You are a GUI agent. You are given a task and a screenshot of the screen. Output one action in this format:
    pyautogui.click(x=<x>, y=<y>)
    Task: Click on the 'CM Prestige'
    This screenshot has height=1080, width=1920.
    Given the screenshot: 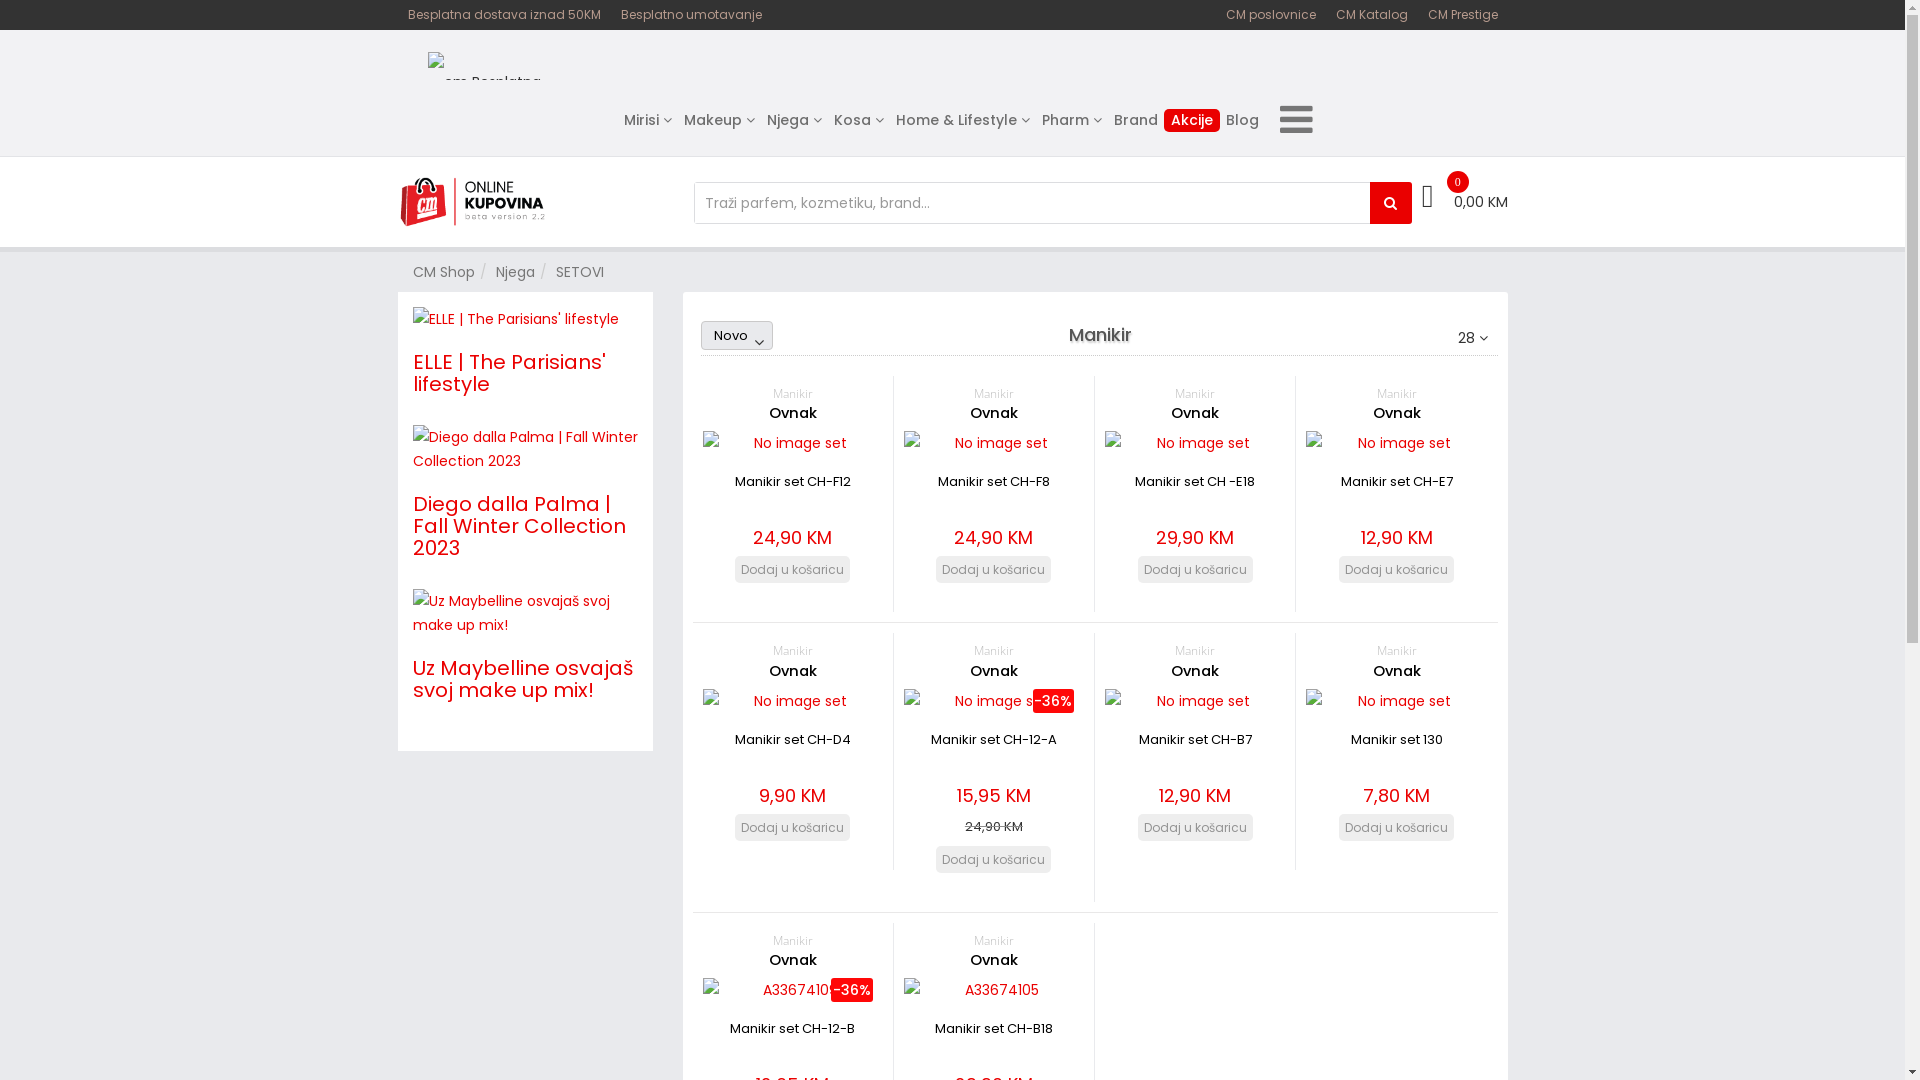 What is the action you would take?
    pyautogui.click(x=1463, y=15)
    